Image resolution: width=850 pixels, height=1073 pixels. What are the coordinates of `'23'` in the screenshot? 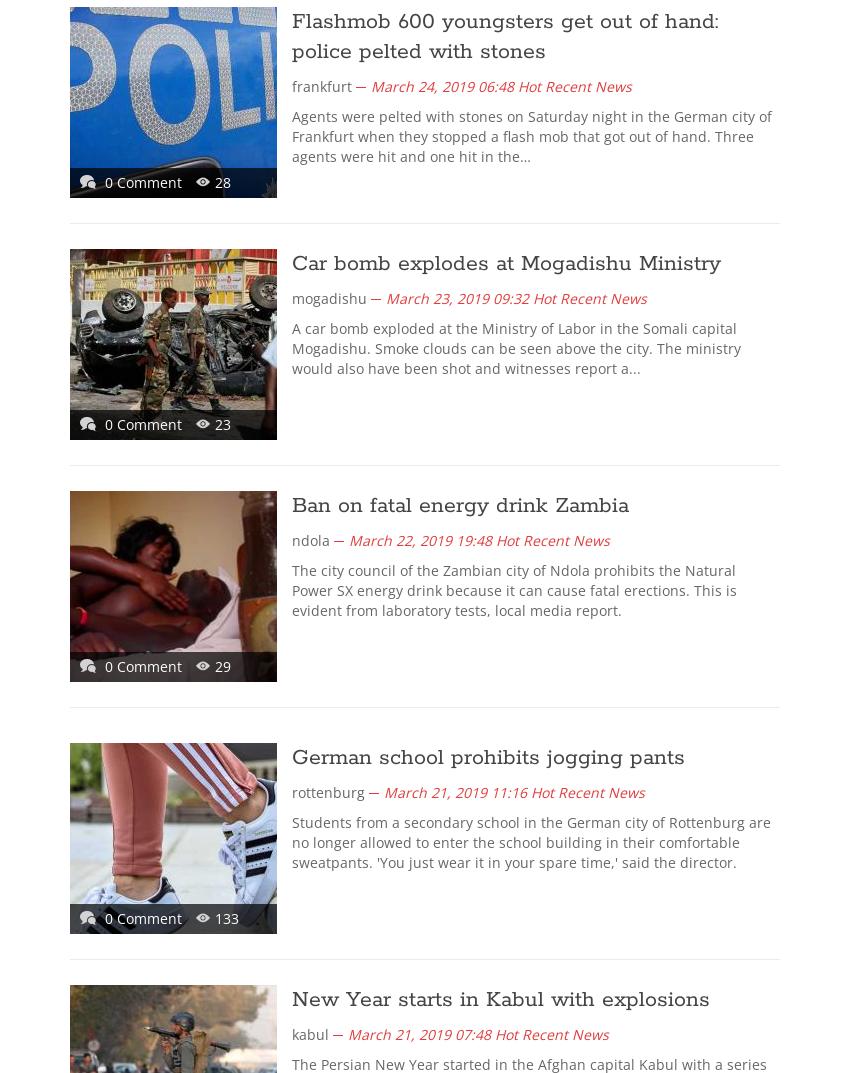 It's located at (223, 424).